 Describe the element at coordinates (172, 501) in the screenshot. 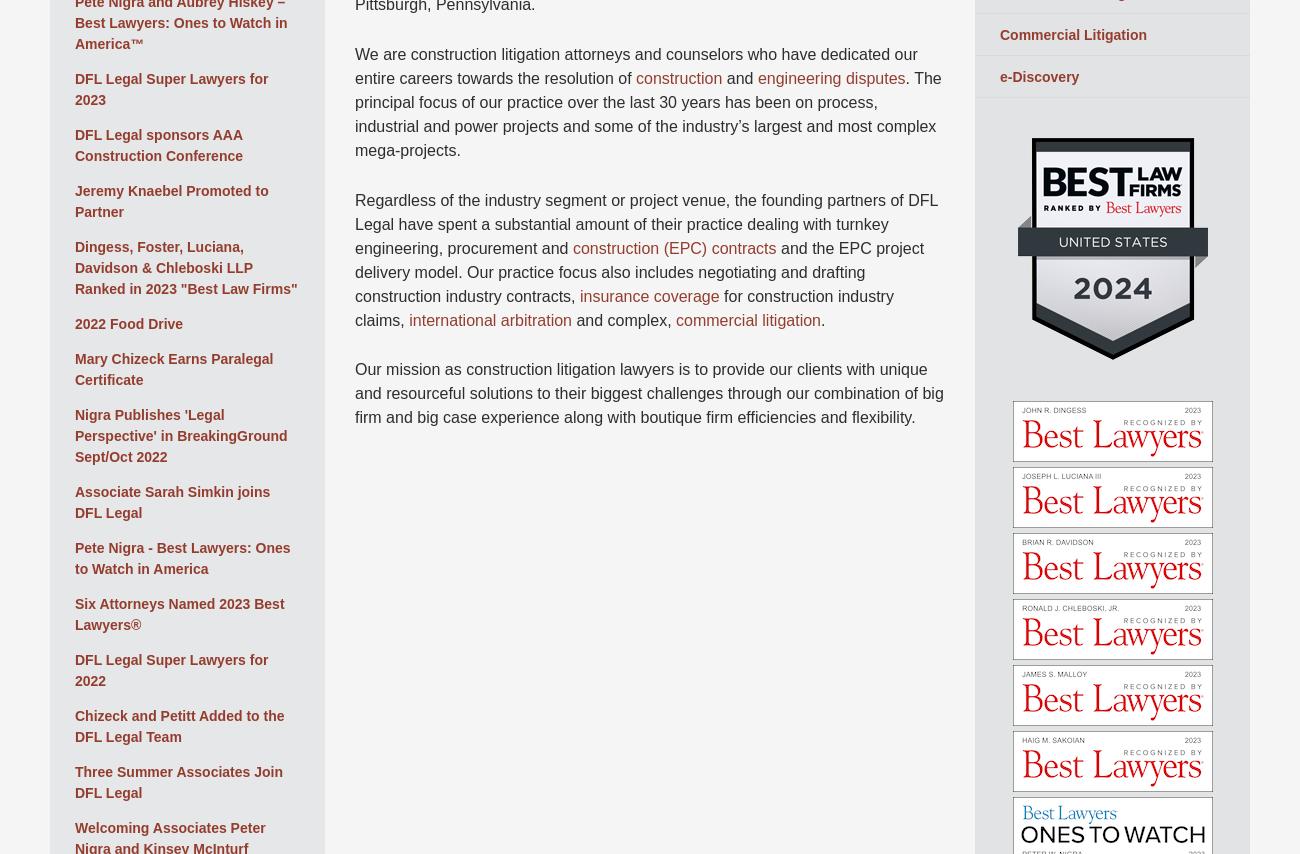

I see `'Associate Sarah Simkin joins DFL Legal'` at that location.